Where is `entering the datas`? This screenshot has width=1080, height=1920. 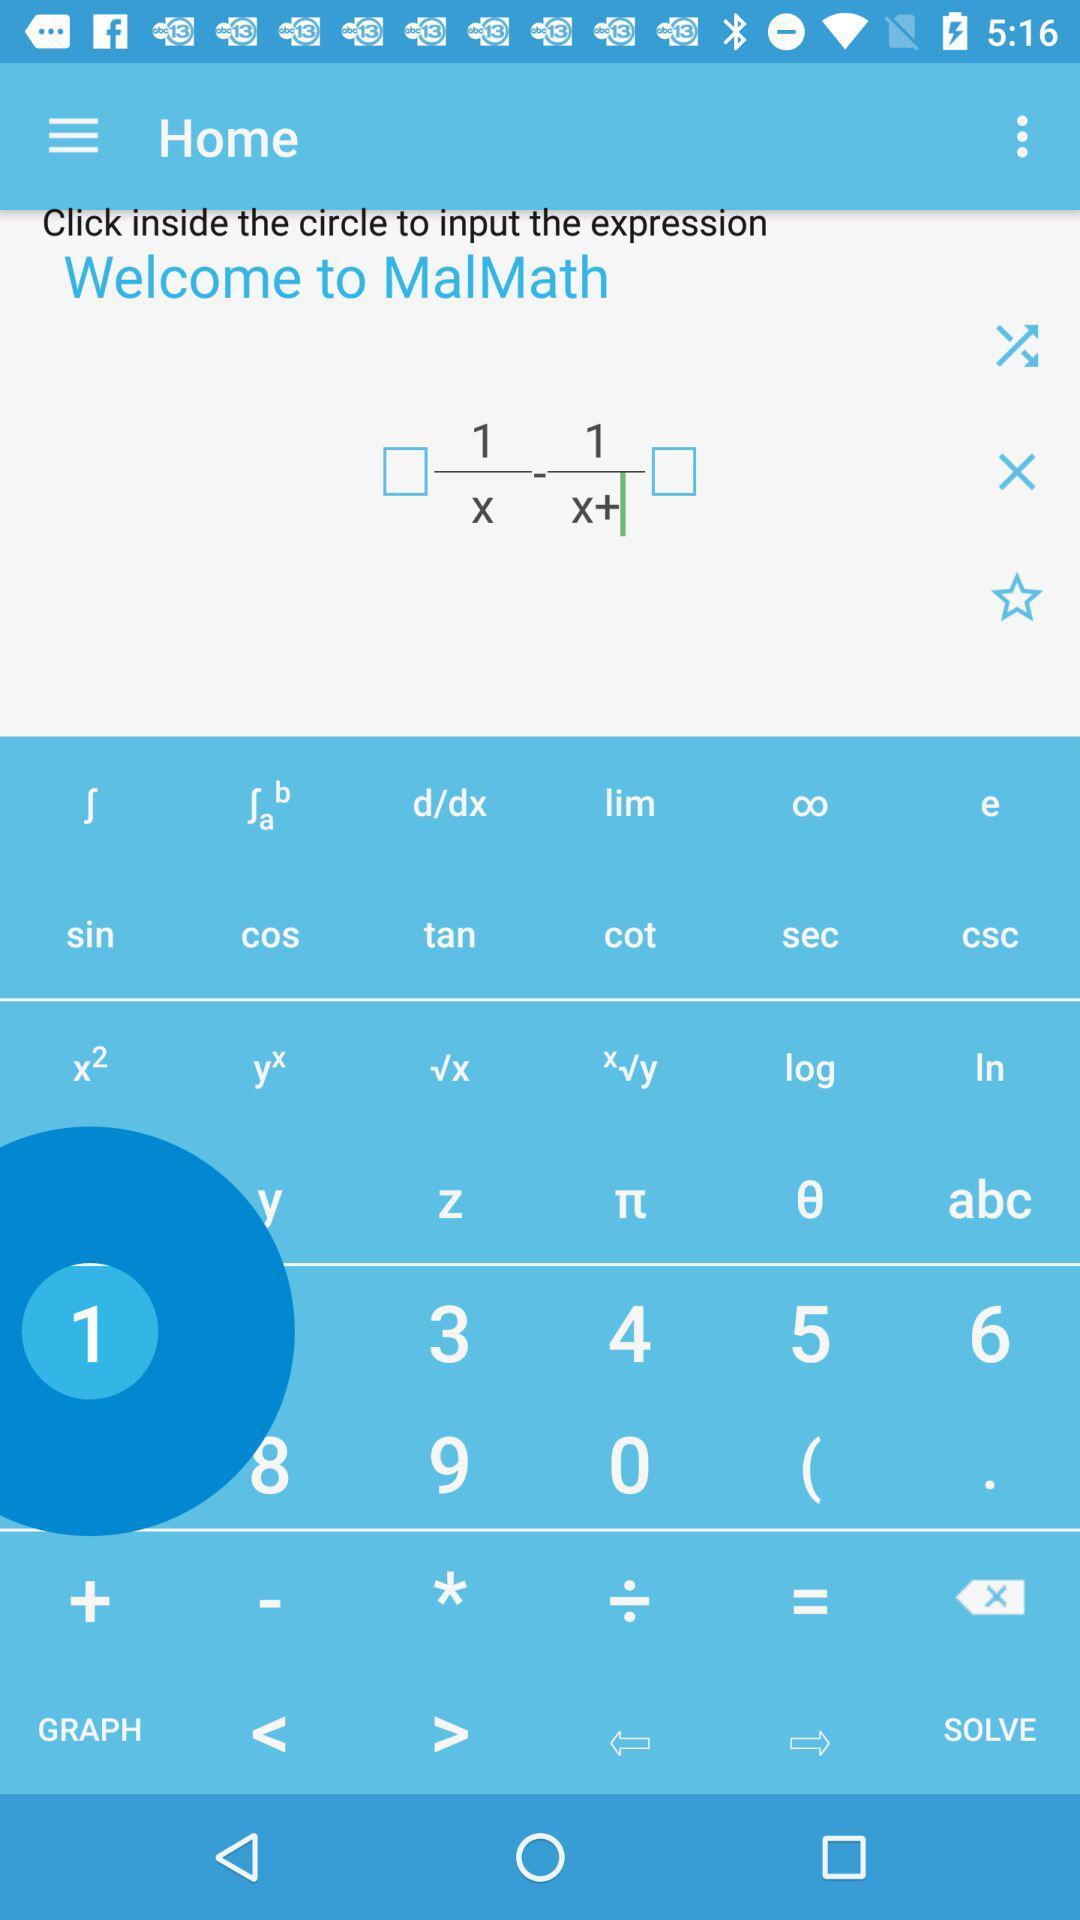
entering the datas is located at coordinates (405, 470).